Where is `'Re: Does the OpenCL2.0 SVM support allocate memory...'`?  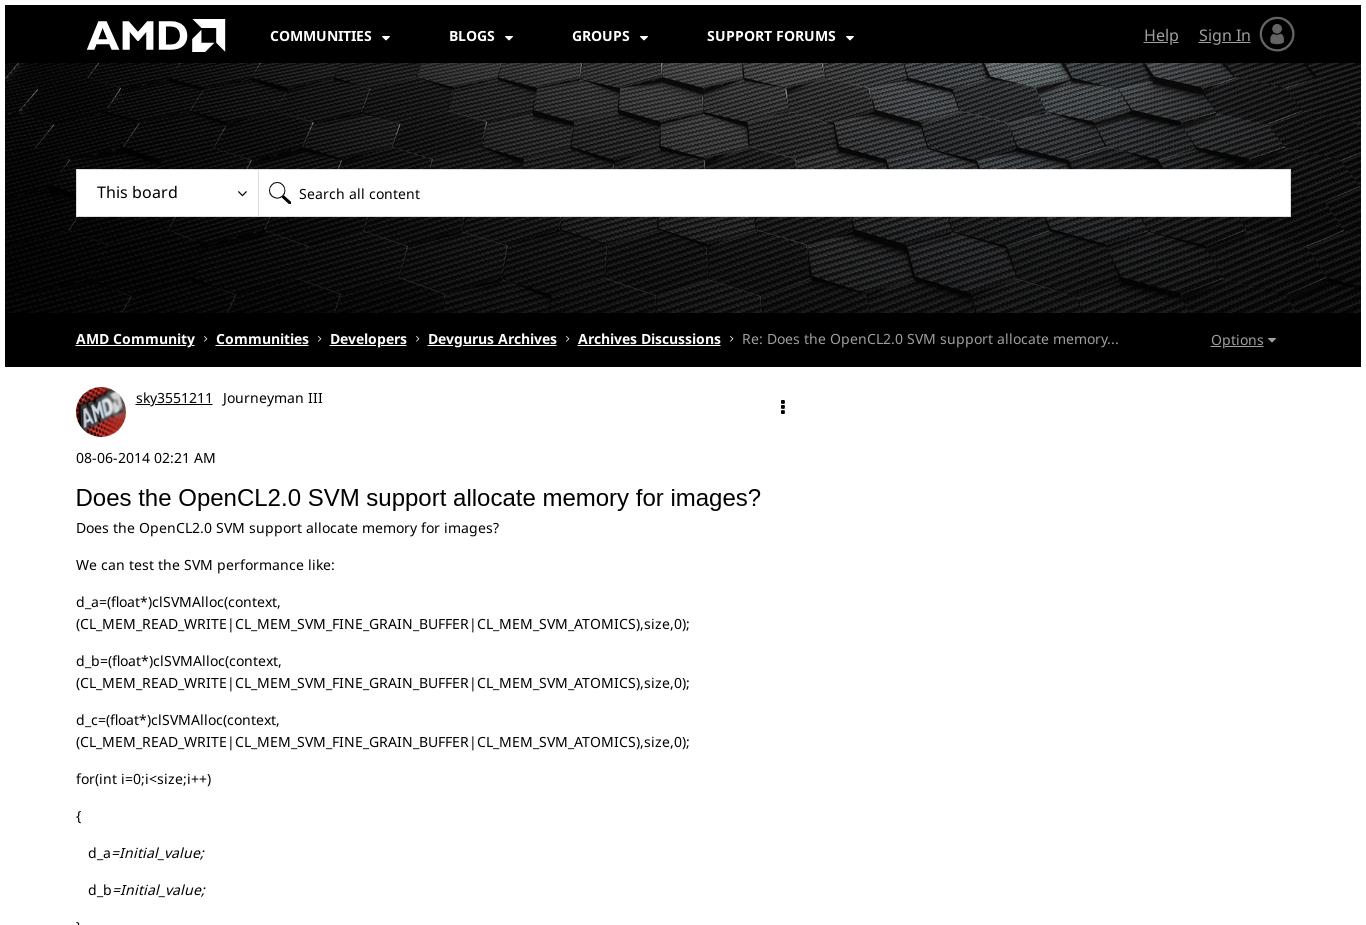
'Re: Does the OpenCL2.0 SVM support allocate memory...' is located at coordinates (929, 337).